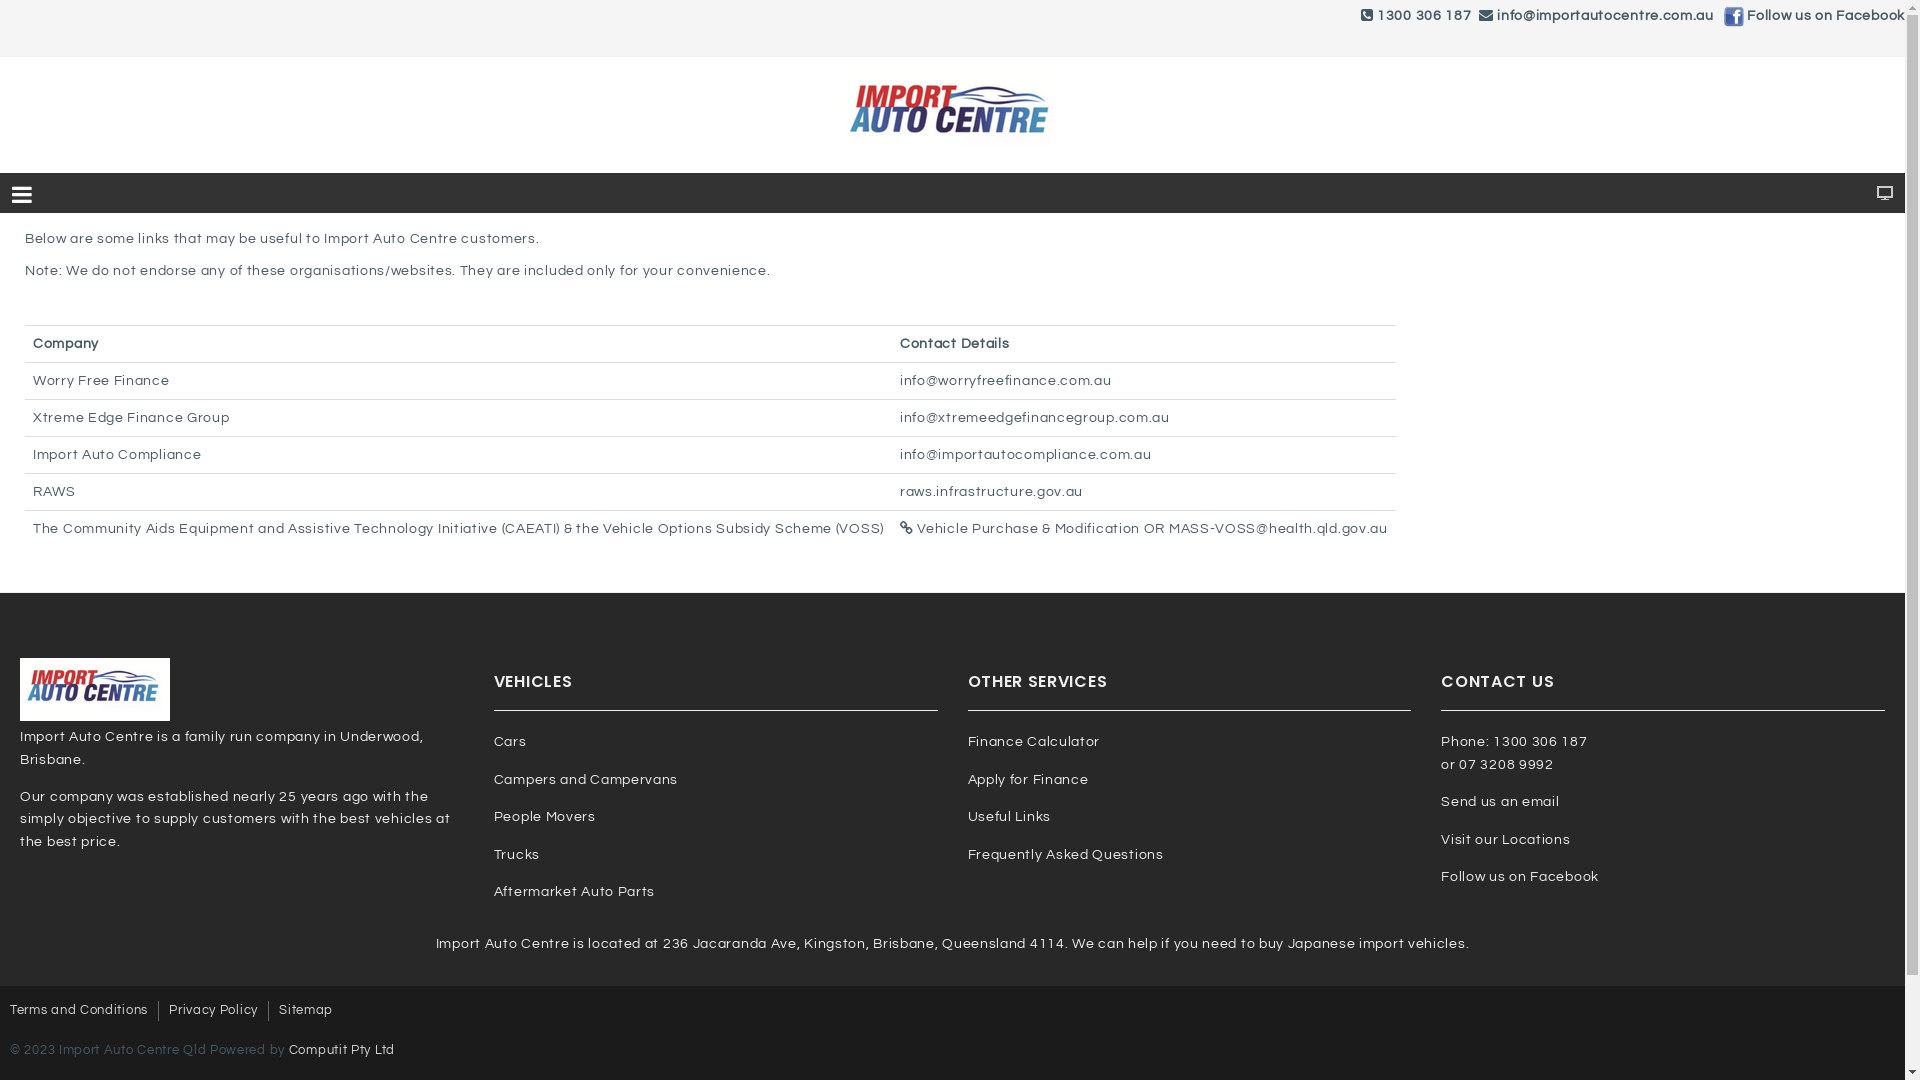  What do you see at coordinates (545, 817) in the screenshot?
I see `'People Movers'` at bounding box center [545, 817].